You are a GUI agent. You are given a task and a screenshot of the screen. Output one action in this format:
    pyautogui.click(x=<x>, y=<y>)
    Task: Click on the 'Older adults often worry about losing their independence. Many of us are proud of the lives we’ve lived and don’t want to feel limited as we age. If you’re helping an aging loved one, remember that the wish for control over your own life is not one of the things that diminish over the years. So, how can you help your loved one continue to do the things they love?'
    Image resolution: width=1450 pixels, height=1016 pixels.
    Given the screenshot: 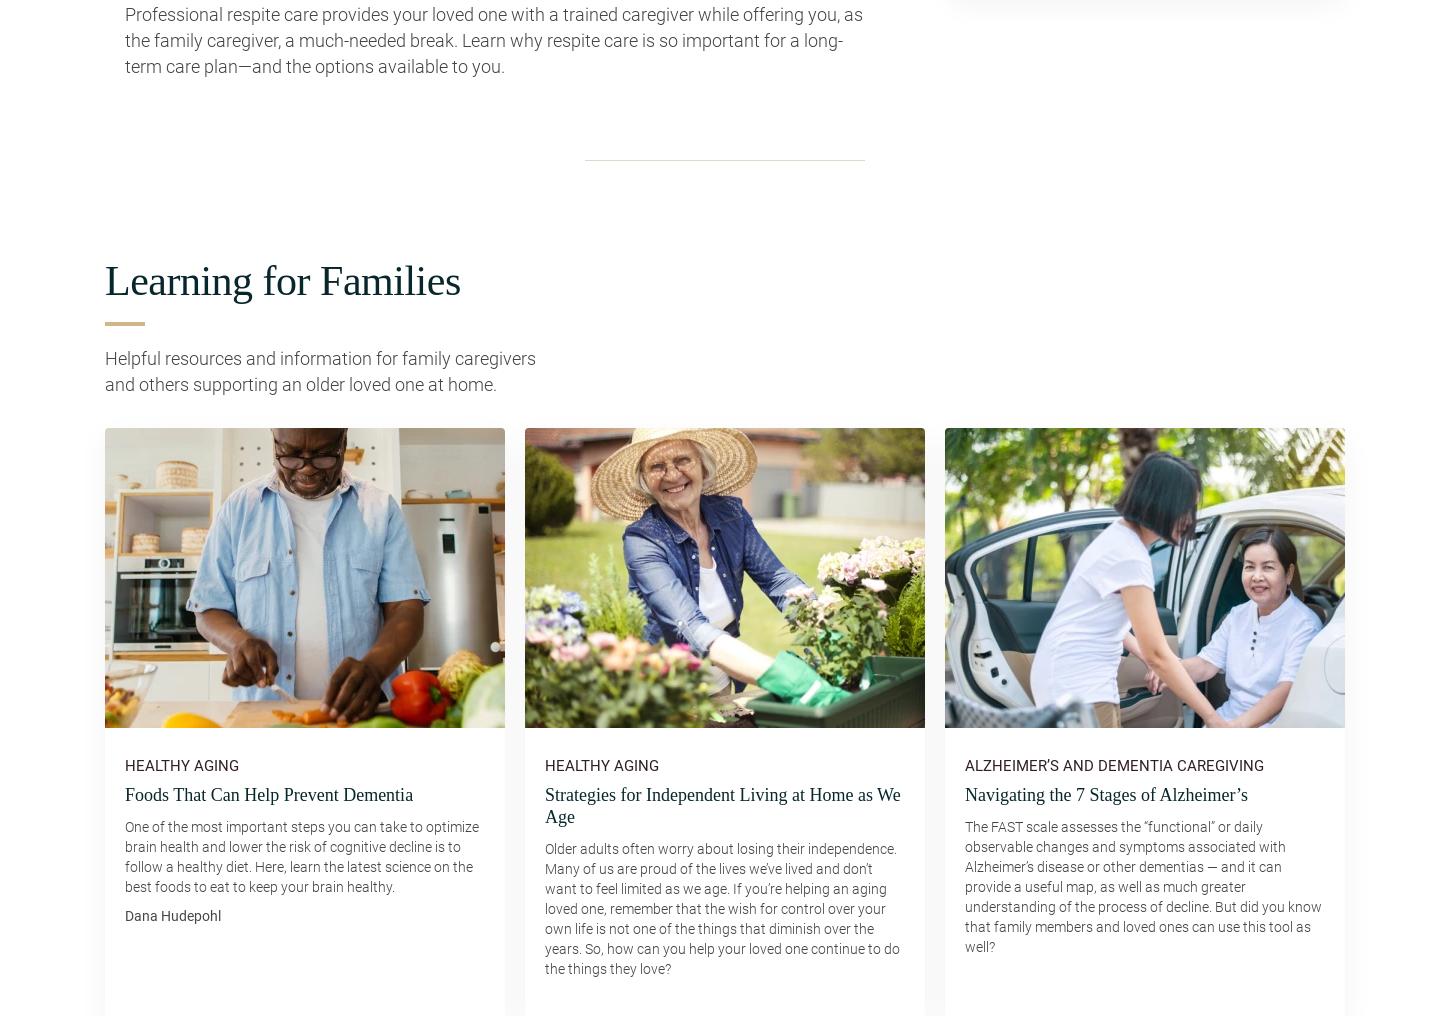 What is the action you would take?
    pyautogui.click(x=721, y=908)
    